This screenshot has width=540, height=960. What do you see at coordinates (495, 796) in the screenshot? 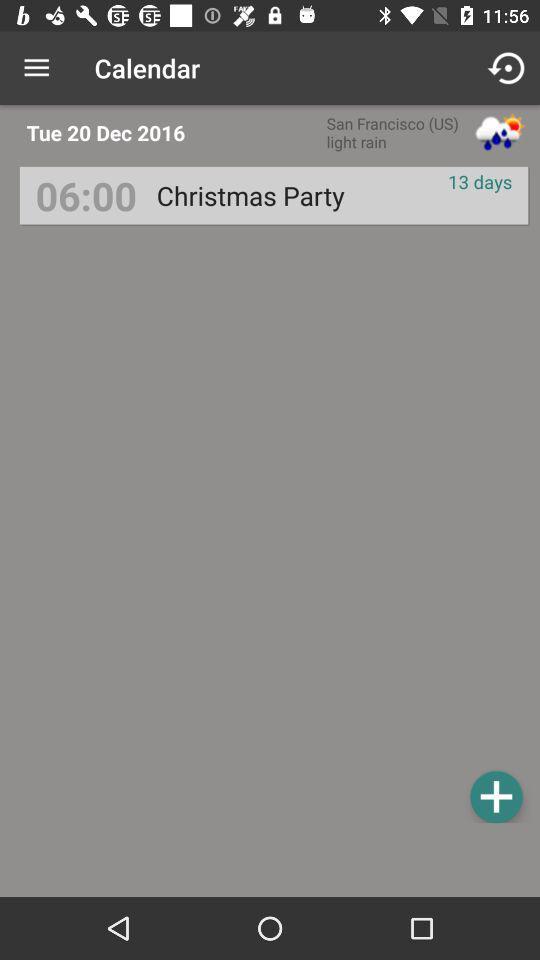
I see `the add icon` at bounding box center [495, 796].